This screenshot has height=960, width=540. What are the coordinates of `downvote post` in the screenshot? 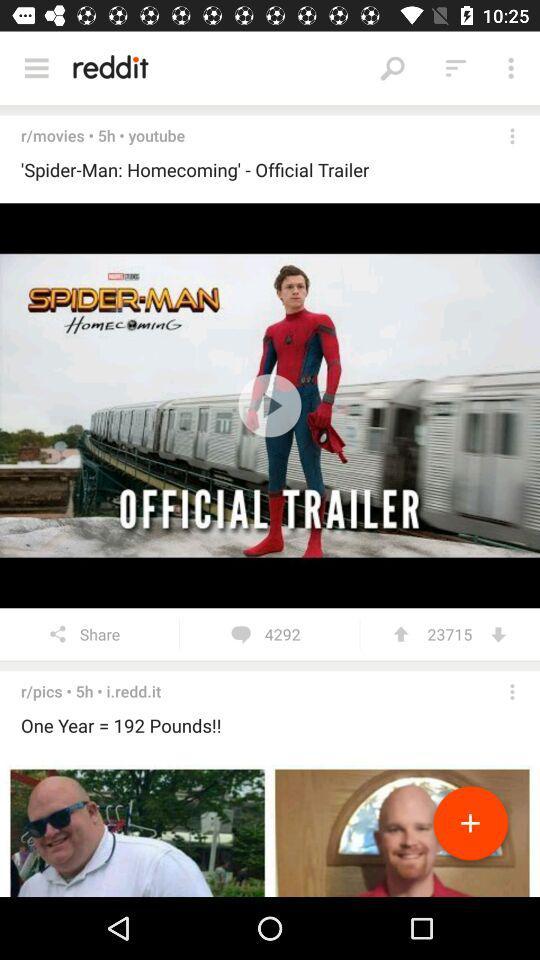 It's located at (497, 633).